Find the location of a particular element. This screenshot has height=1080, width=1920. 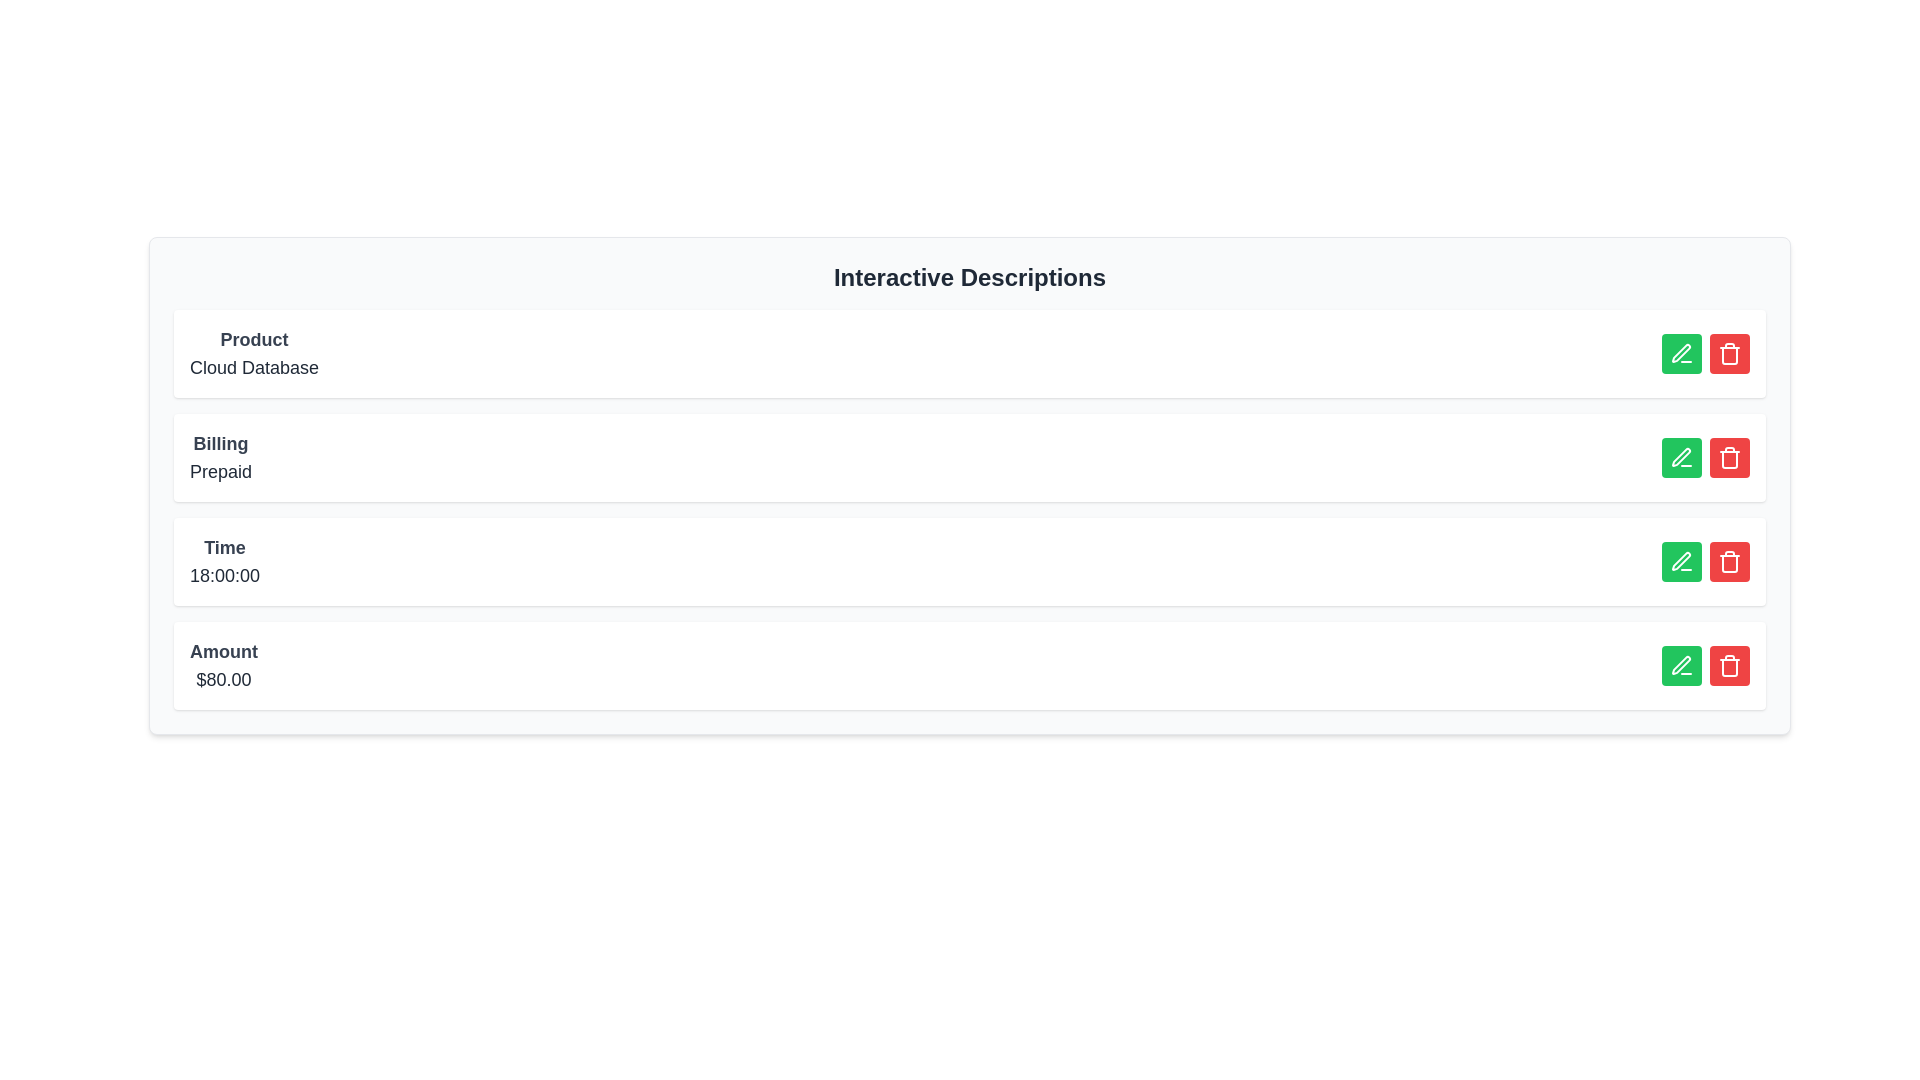

the red rectangular button with a white trash-bin icon located on the right side of the action bar is located at coordinates (1728, 458).